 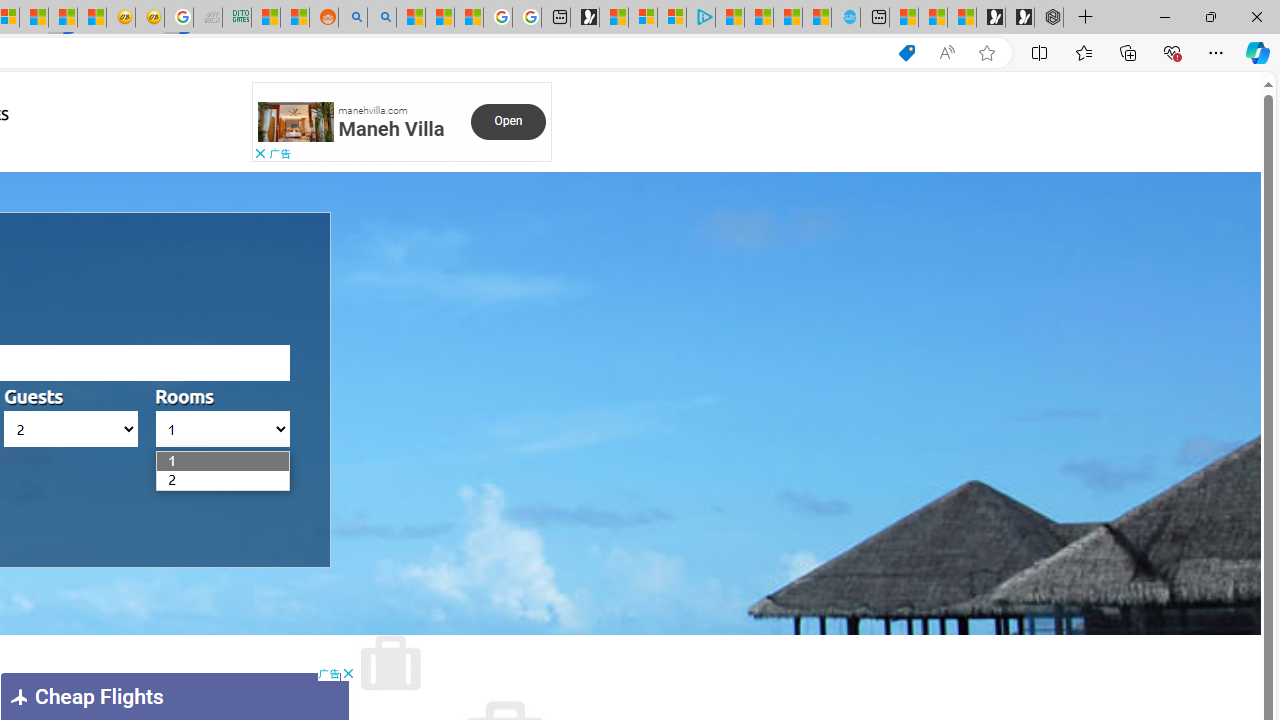 What do you see at coordinates (222, 428) in the screenshot?
I see `'AutomationID: hotels_rooms'` at bounding box center [222, 428].